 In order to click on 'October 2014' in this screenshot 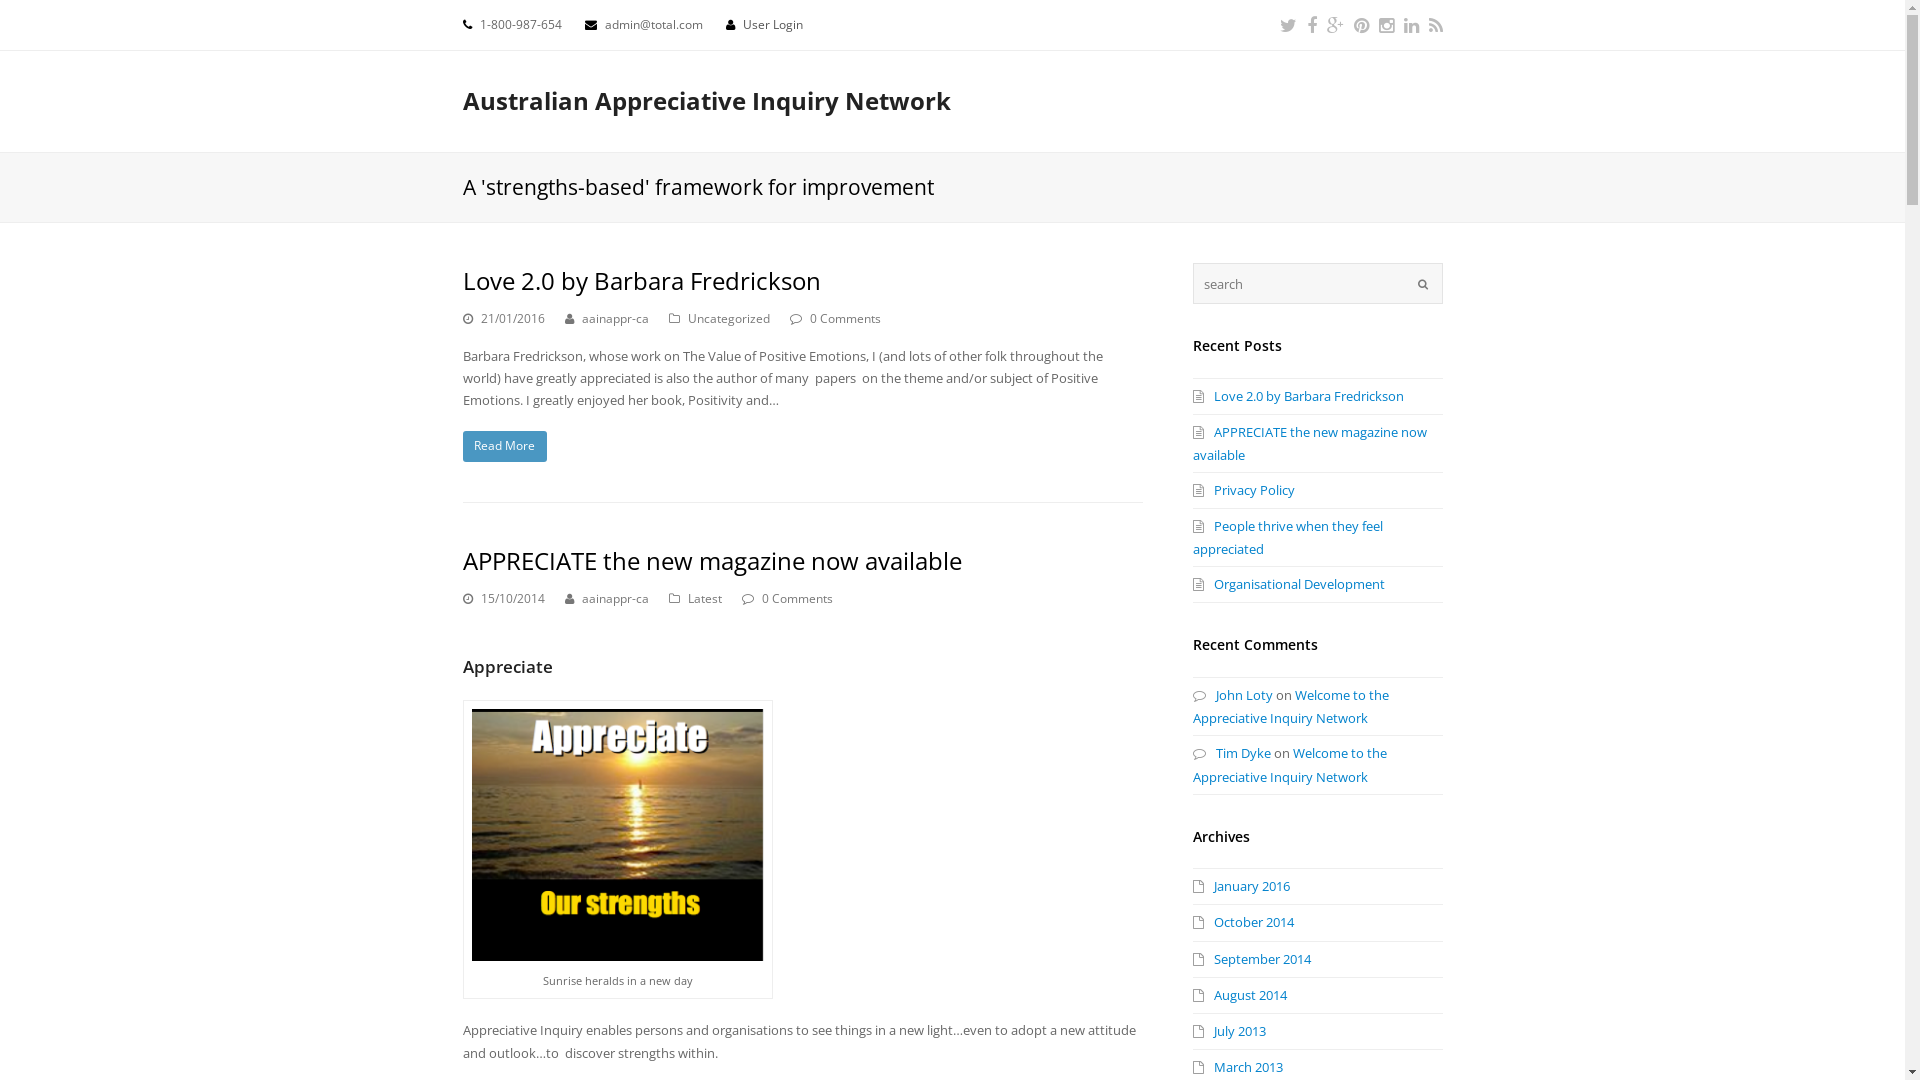, I will do `click(1241, 921)`.